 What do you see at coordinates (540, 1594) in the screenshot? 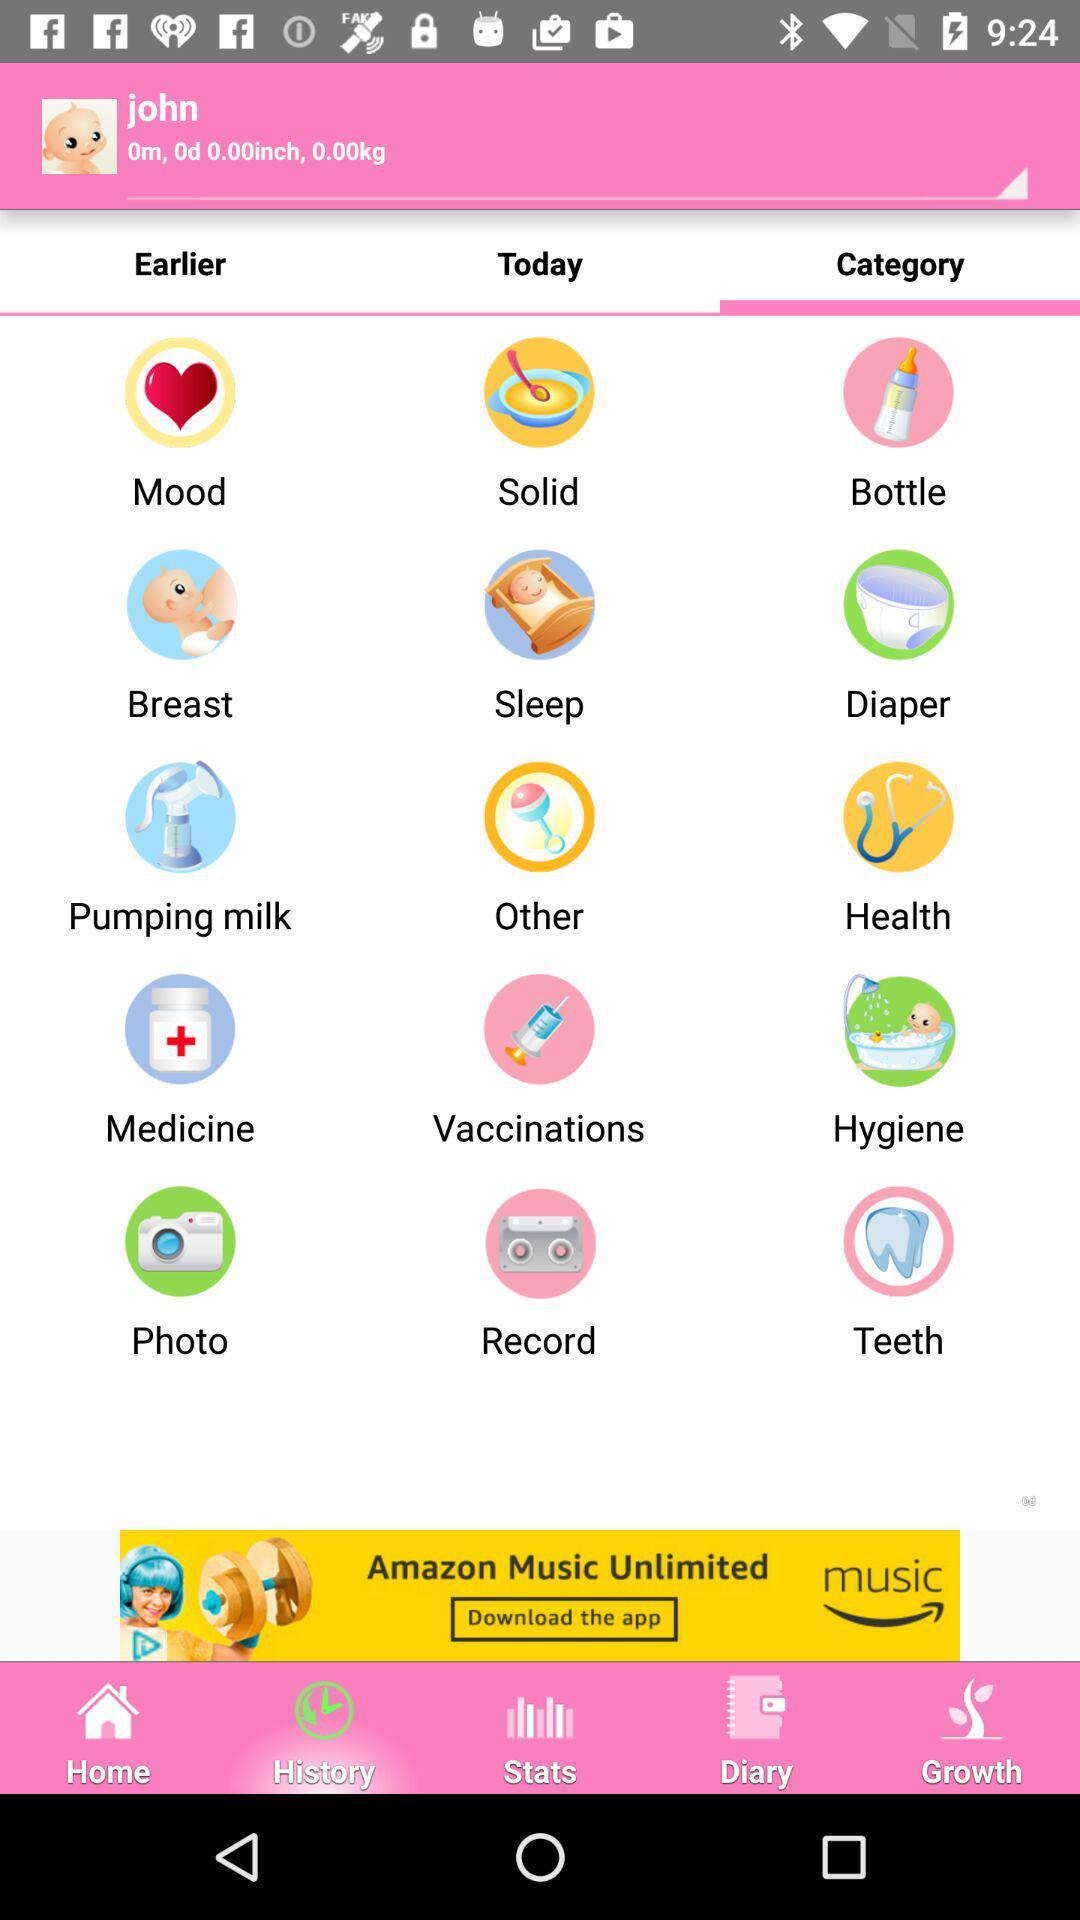
I see `launch advertisement link` at bounding box center [540, 1594].